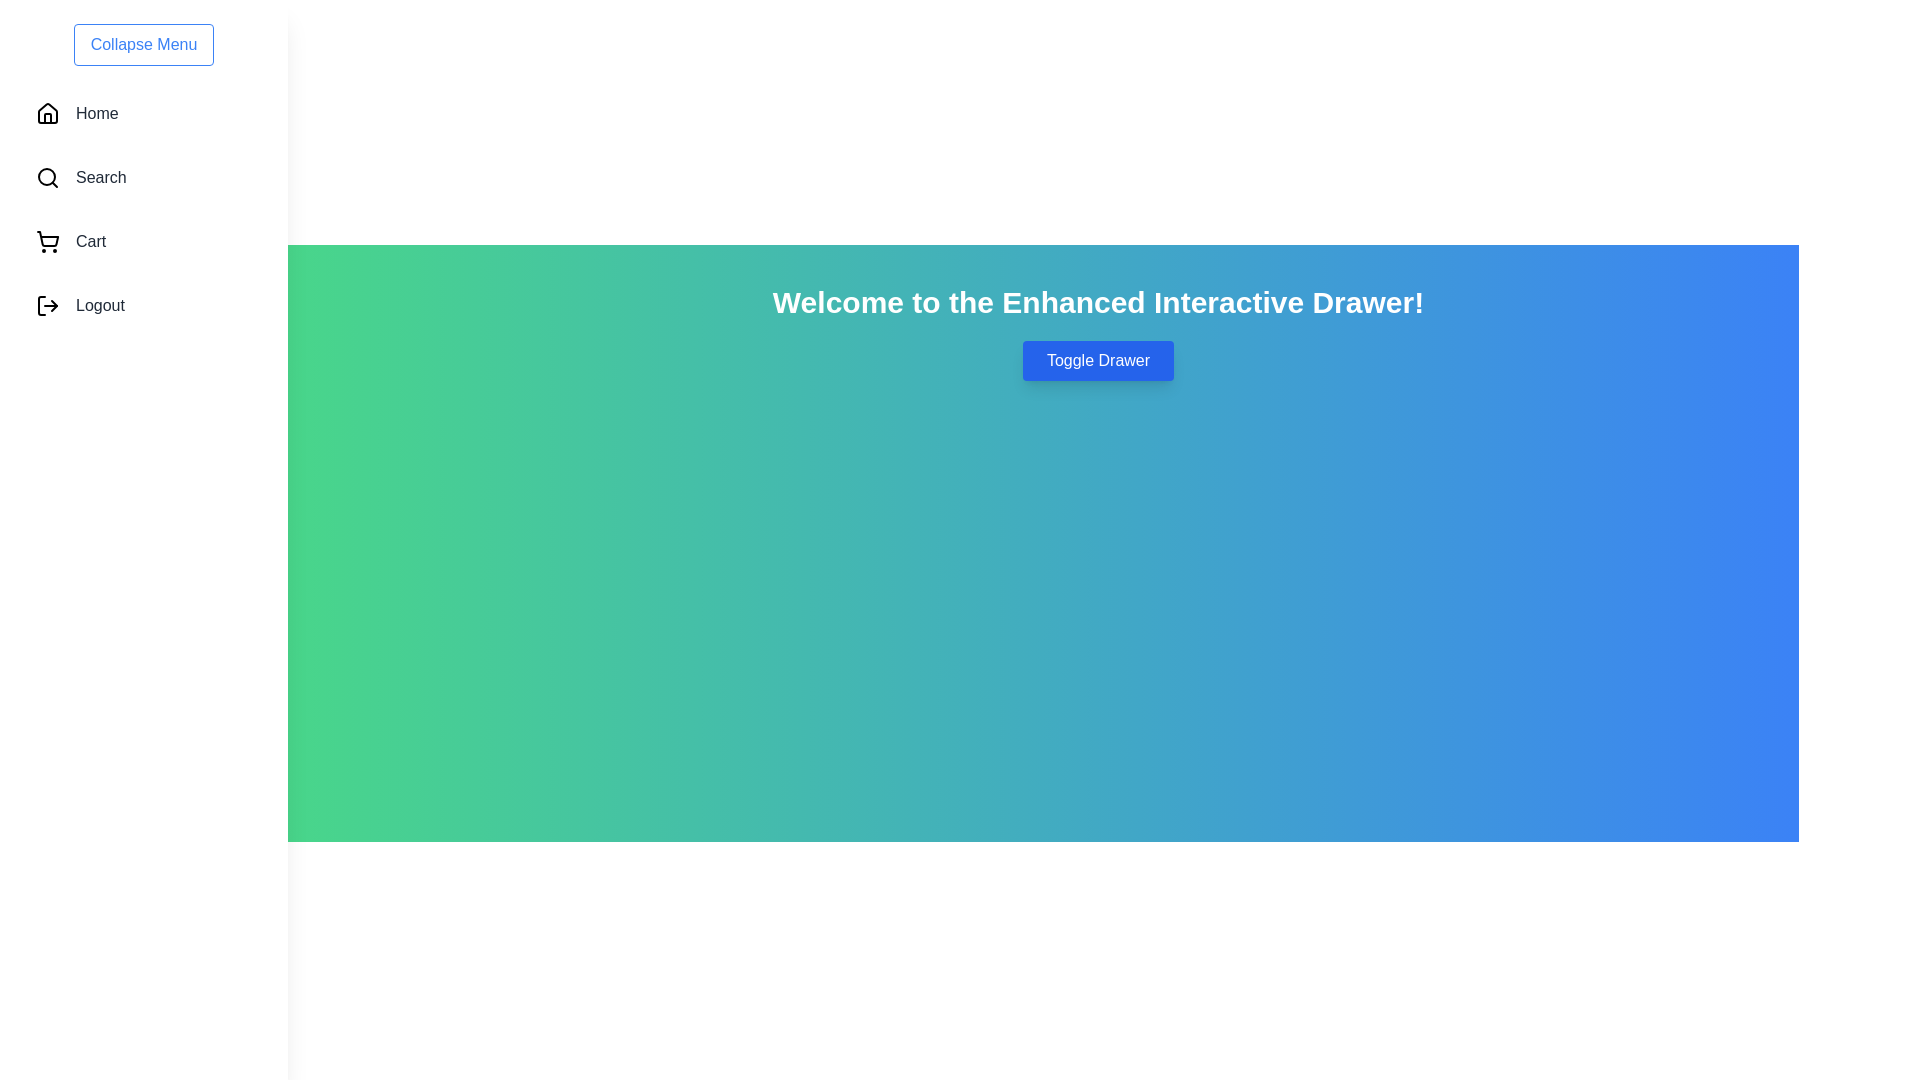 This screenshot has width=1920, height=1080. What do you see at coordinates (143, 176) in the screenshot?
I see `the 'Search' menu item to select it` at bounding box center [143, 176].